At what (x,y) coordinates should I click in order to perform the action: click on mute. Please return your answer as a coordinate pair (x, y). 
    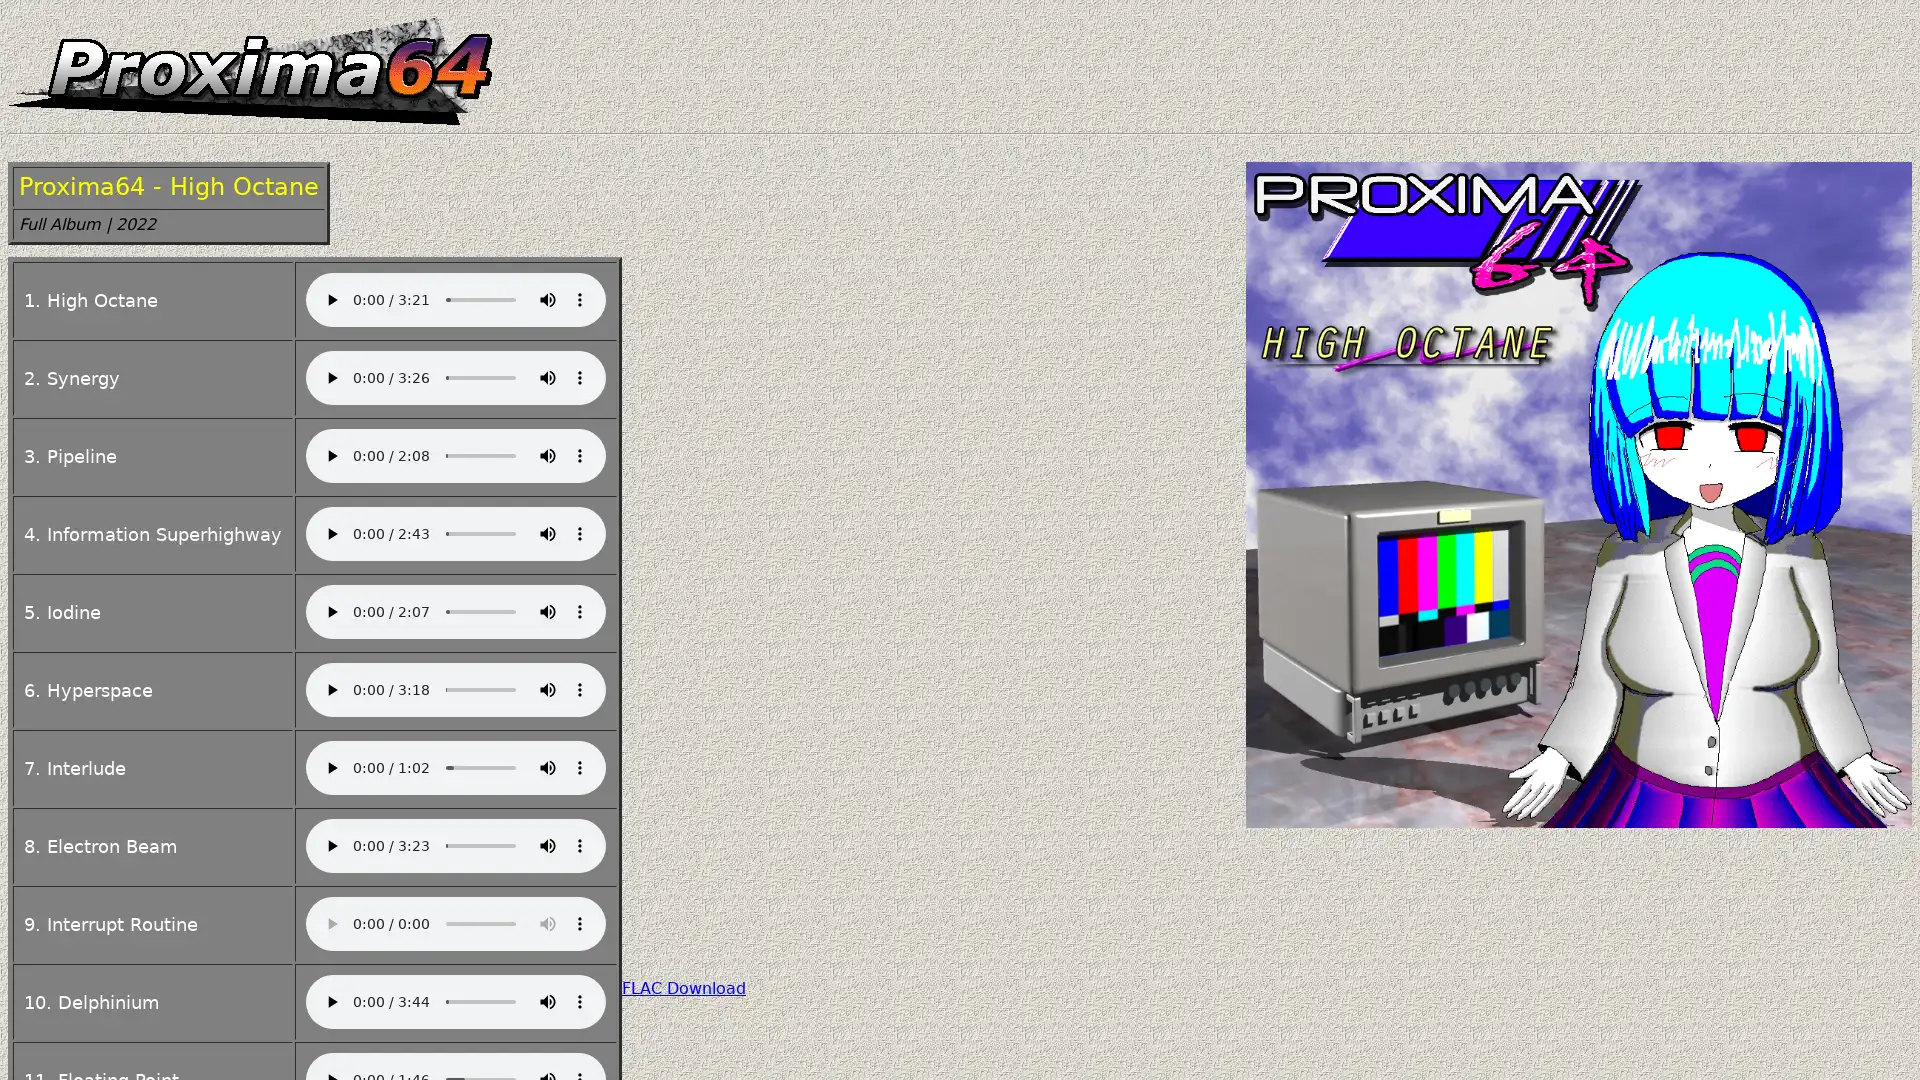
    Looking at the image, I should click on (547, 1002).